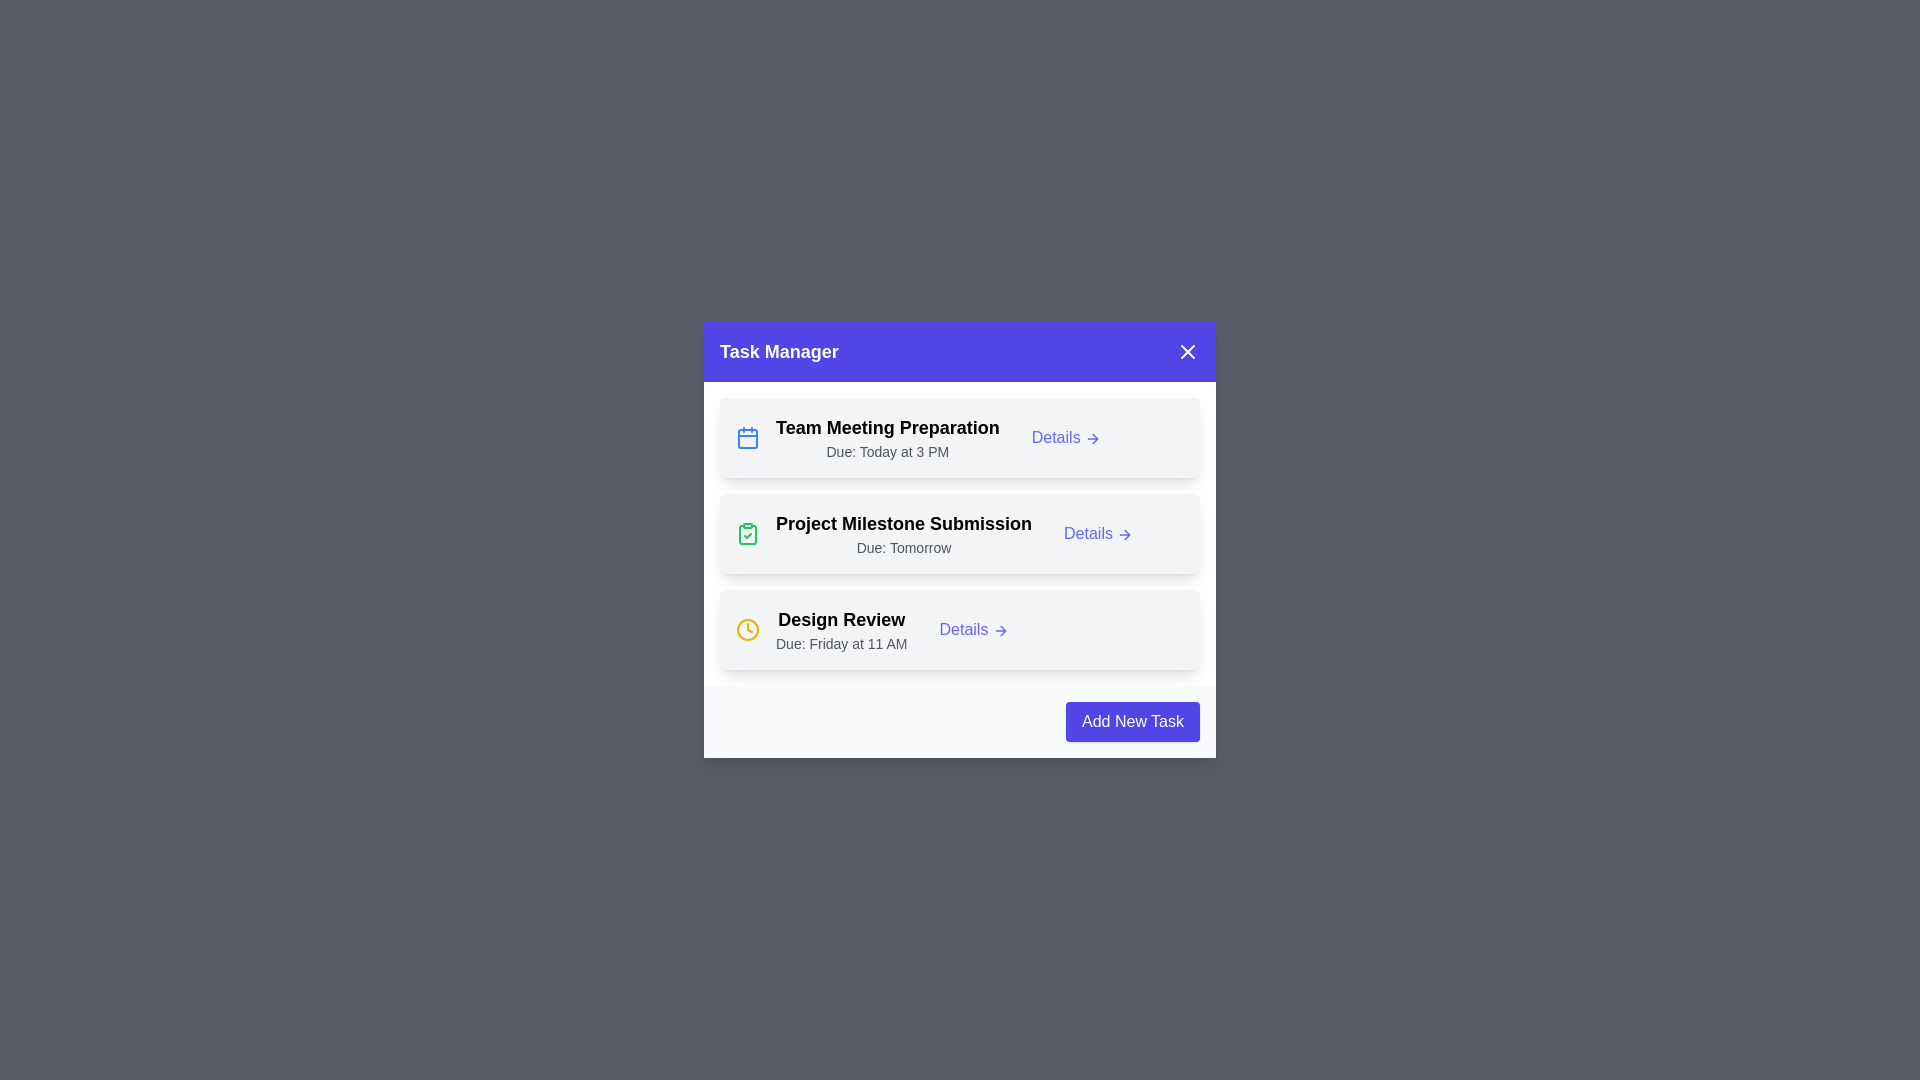 The height and width of the screenshot is (1080, 1920). What do you see at coordinates (886, 427) in the screenshot?
I see `text label 'Team Meeting Preparation' located in the first row of the task list in the 'Task Manager' popup, positioned above 'Due: Today at 3 PM' and to the left of the 'Details' link` at bounding box center [886, 427].